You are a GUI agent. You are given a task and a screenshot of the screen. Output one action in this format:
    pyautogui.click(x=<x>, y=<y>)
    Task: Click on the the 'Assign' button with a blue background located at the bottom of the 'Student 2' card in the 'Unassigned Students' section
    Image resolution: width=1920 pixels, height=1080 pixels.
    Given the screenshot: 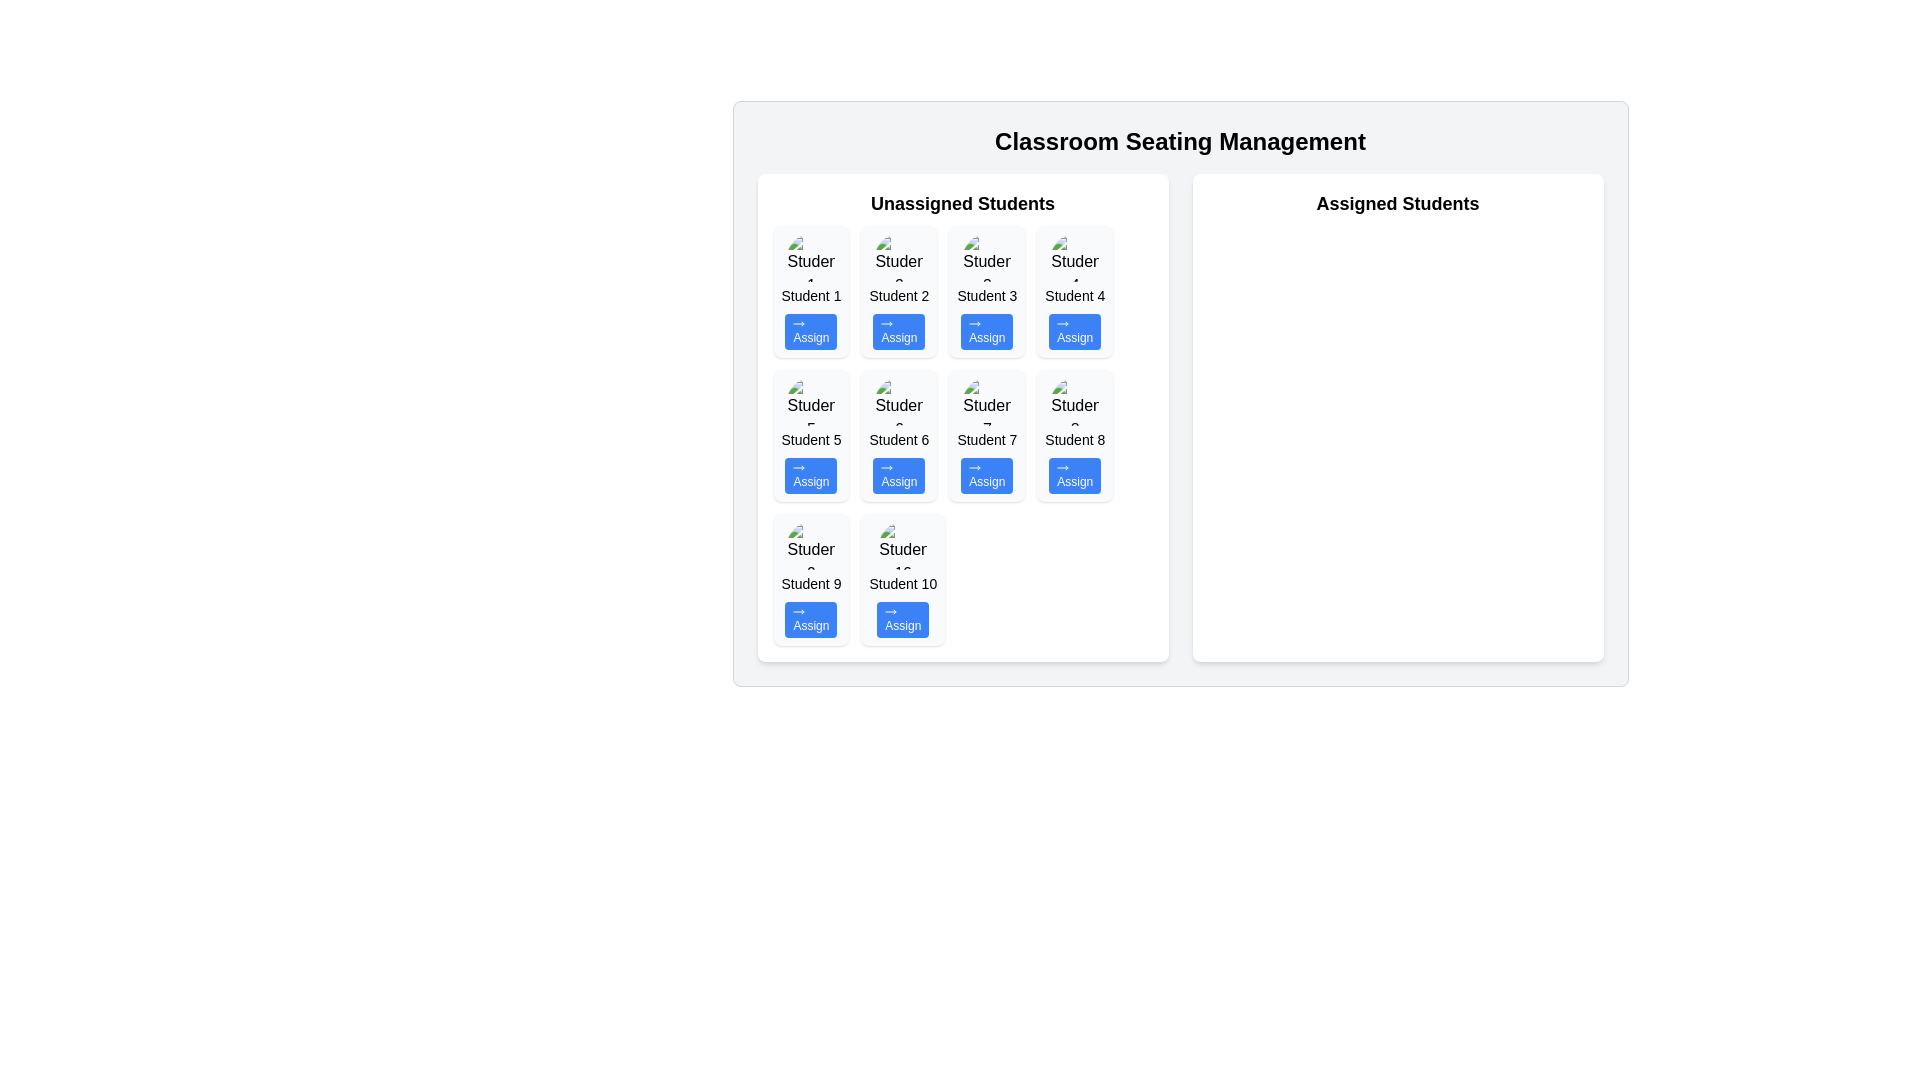 What is the action you would take?
    pyautogui.click(x=898, y=330)
    